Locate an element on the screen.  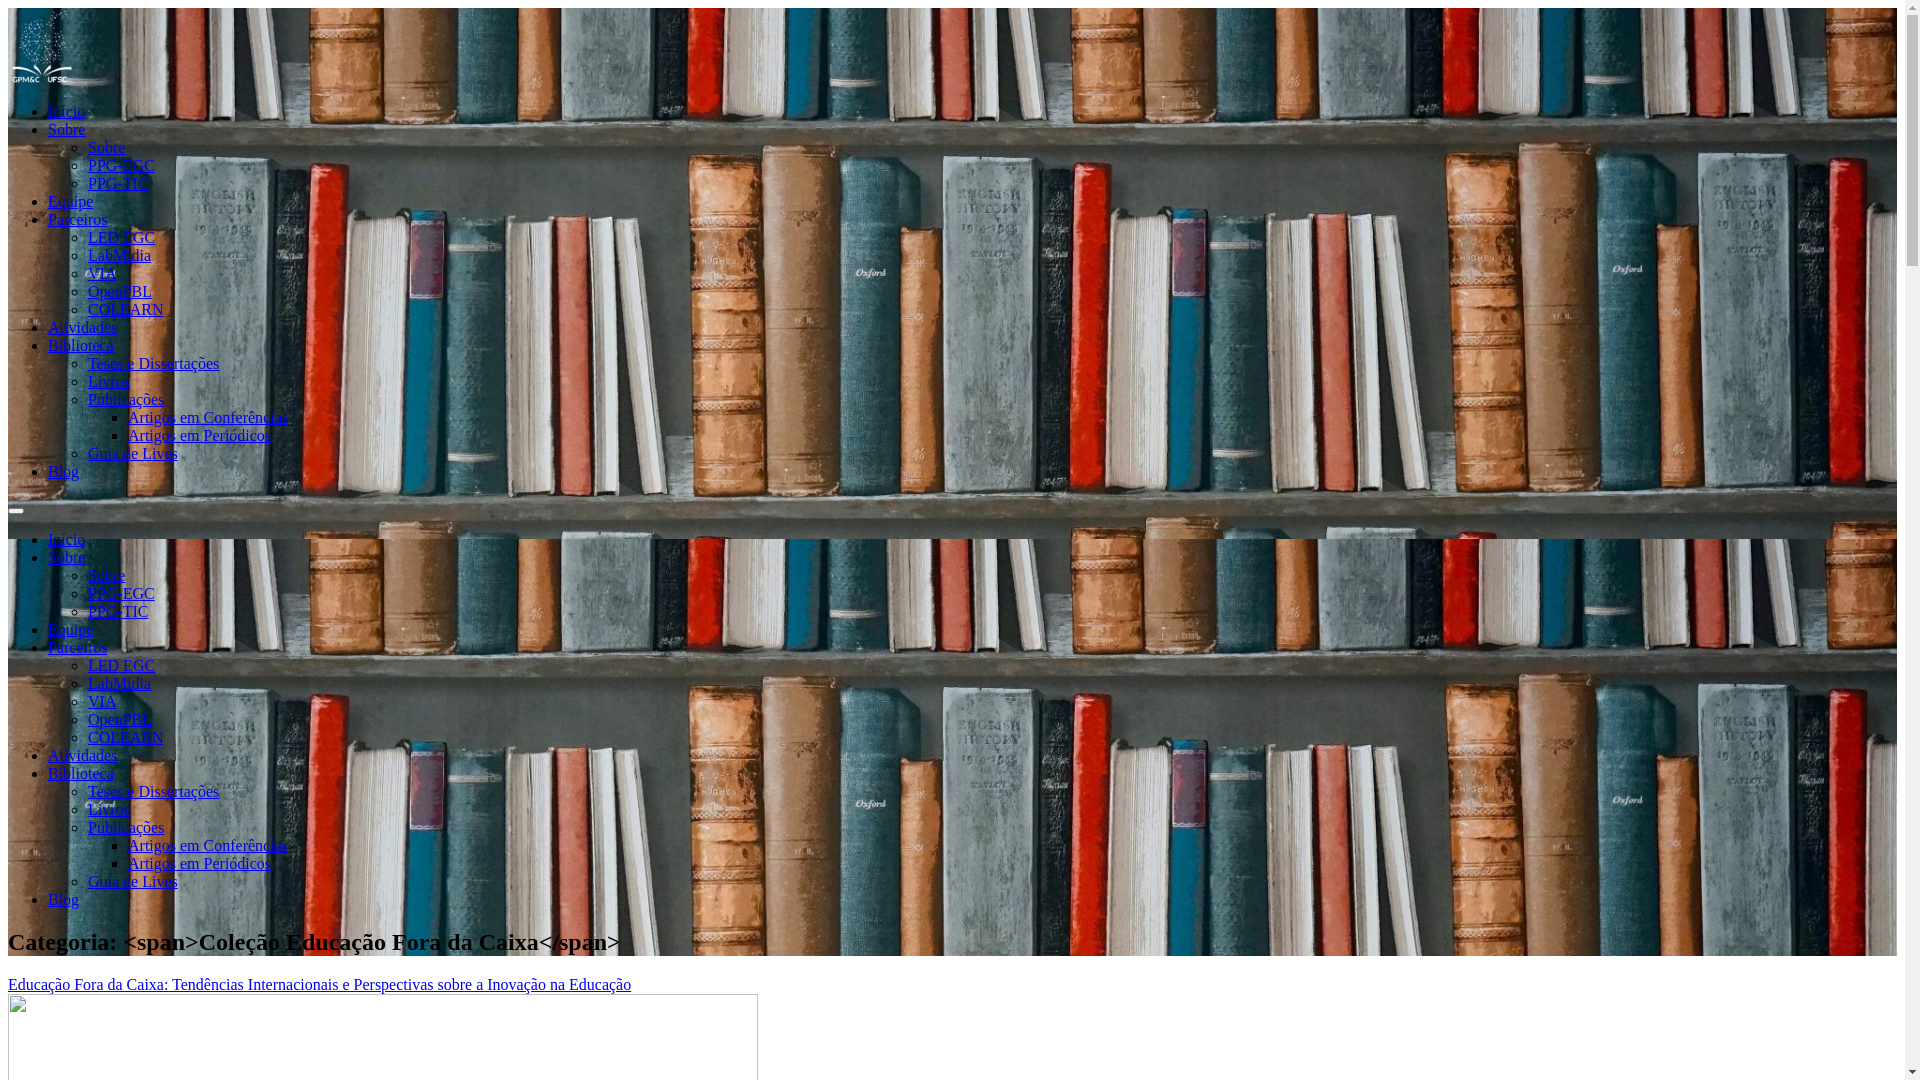
'Sobre' is located at coordinates (66, 129).